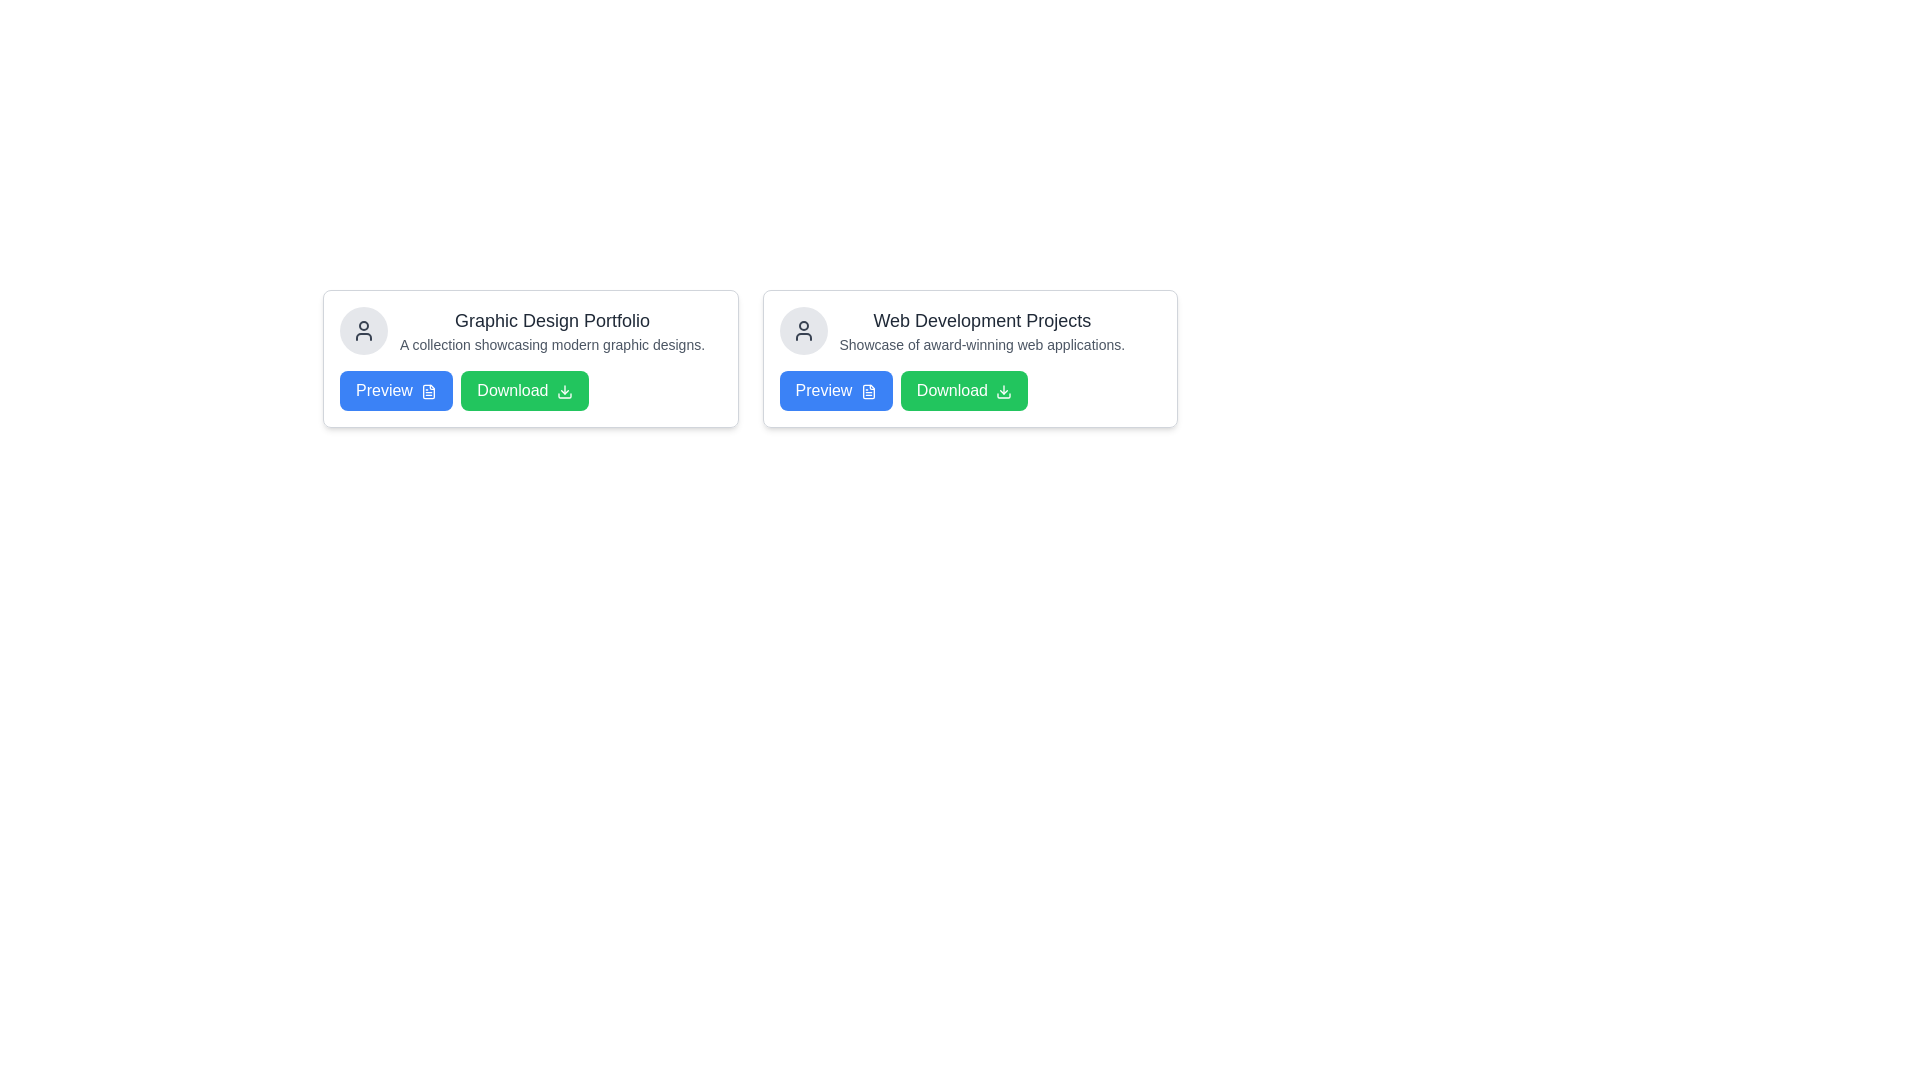  Describe the element at coordinates (970, 330) in the screenshot. I see `the Text block that serves as the header and description section of the card, located prominently in the upper half next to a user symbol` at that location.